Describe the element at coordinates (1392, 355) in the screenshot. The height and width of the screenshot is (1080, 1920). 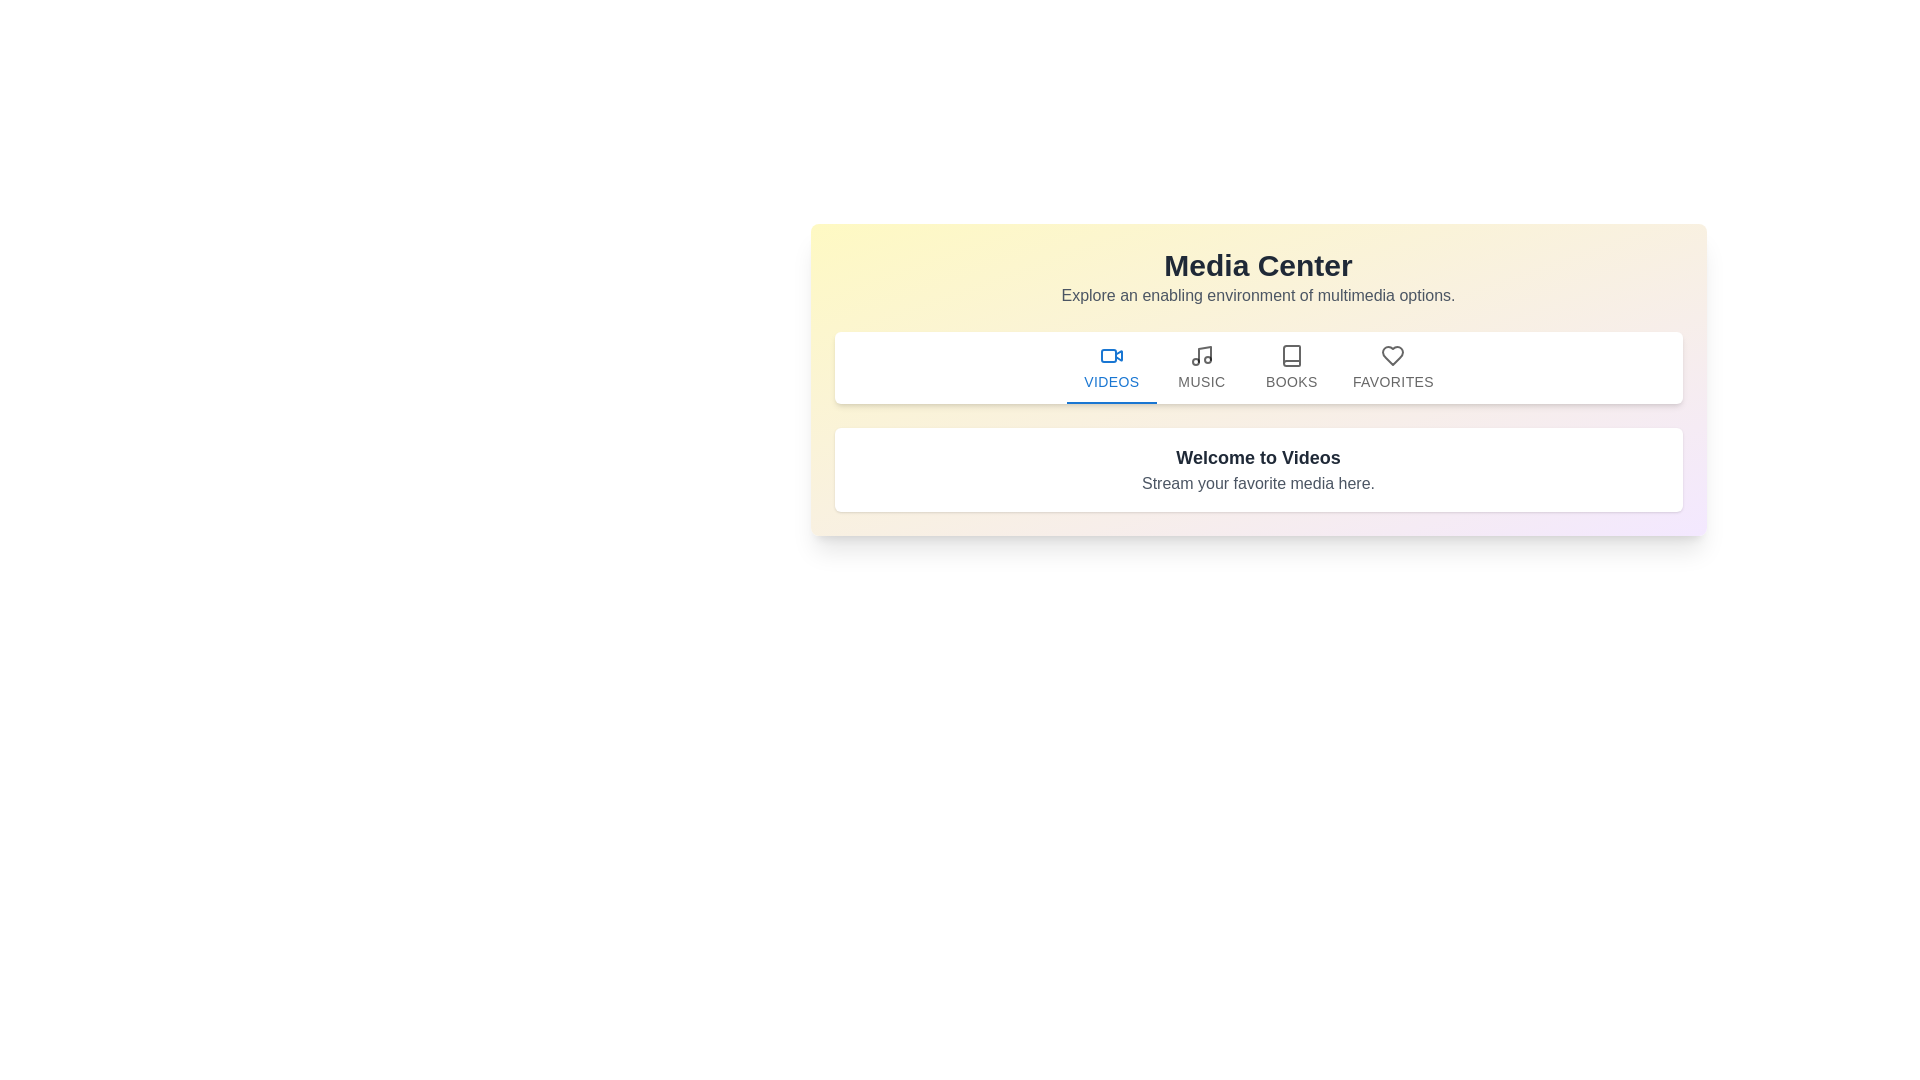
I see `the heart icon representing the 'Favorites' section located centrally within the tab group` at that location.